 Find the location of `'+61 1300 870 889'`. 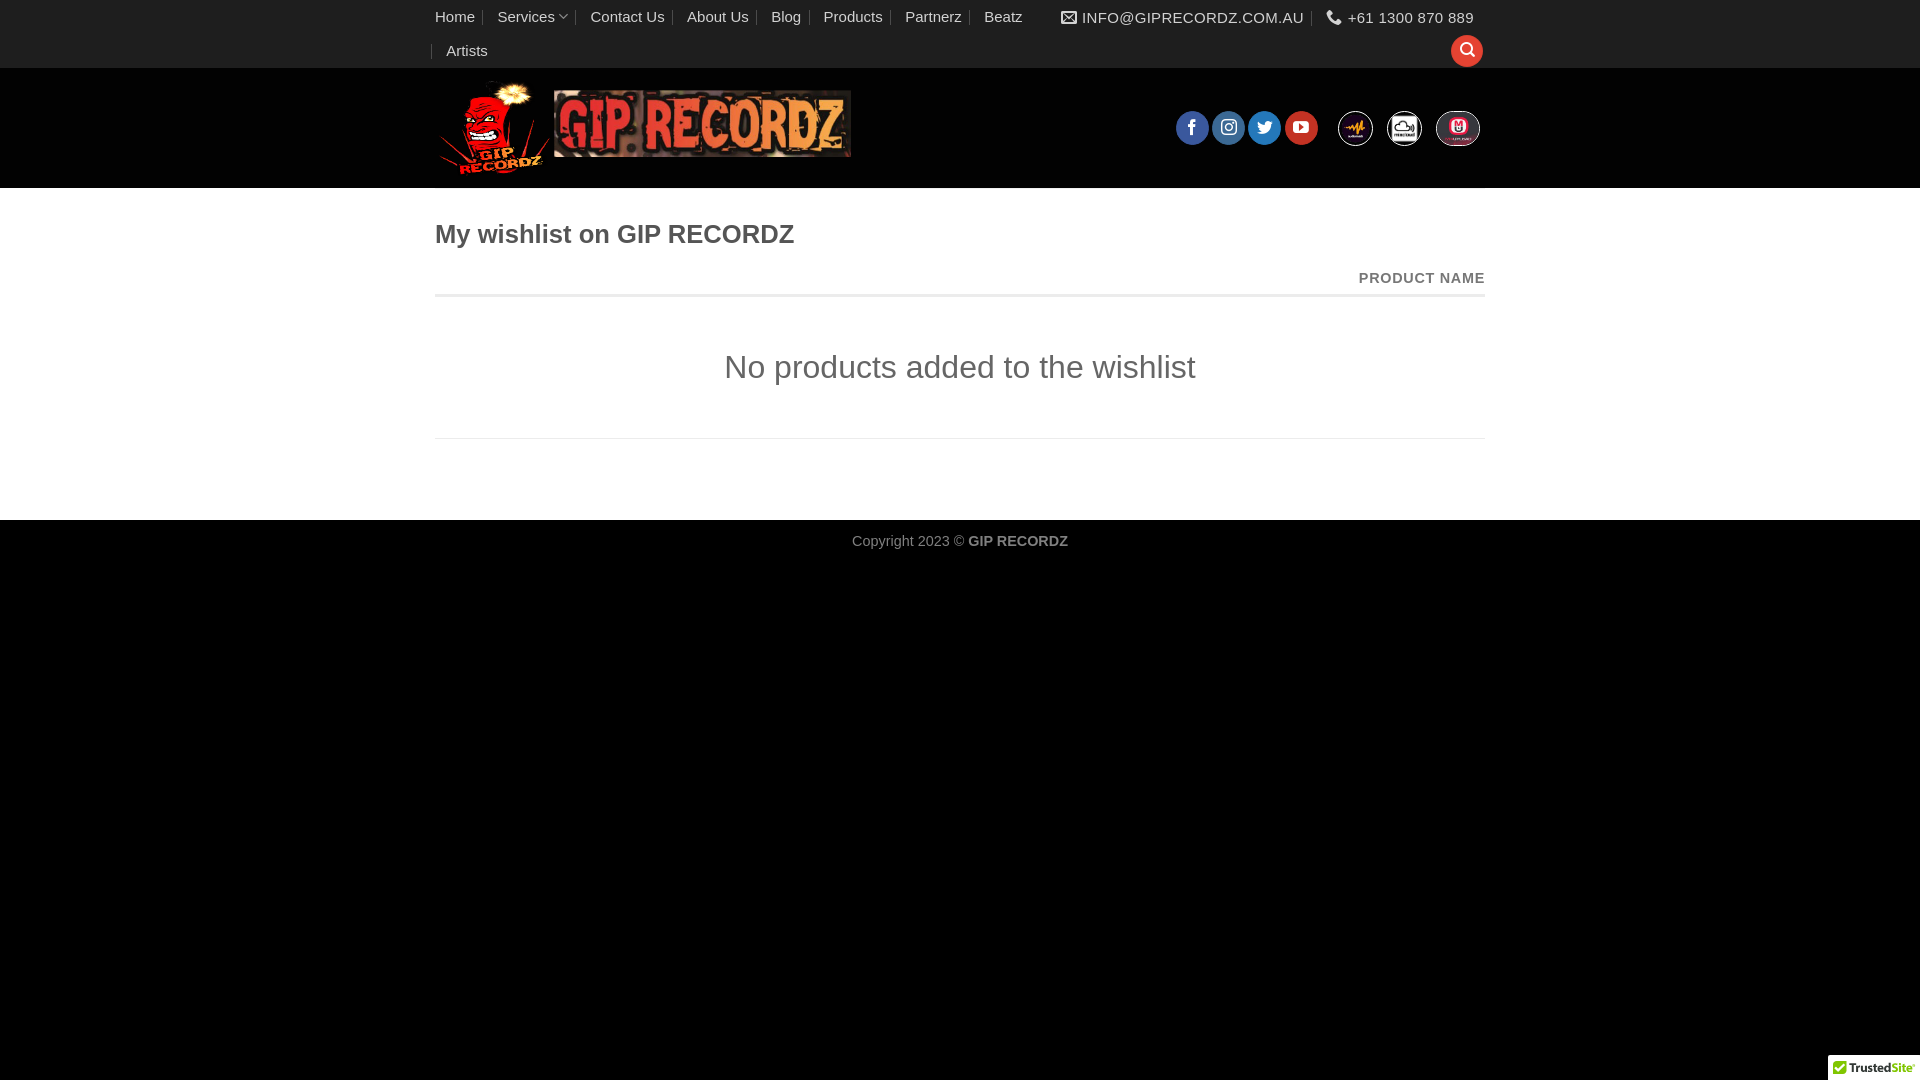

'+61 1300 870 889' is located at coordinates (1398, 18).